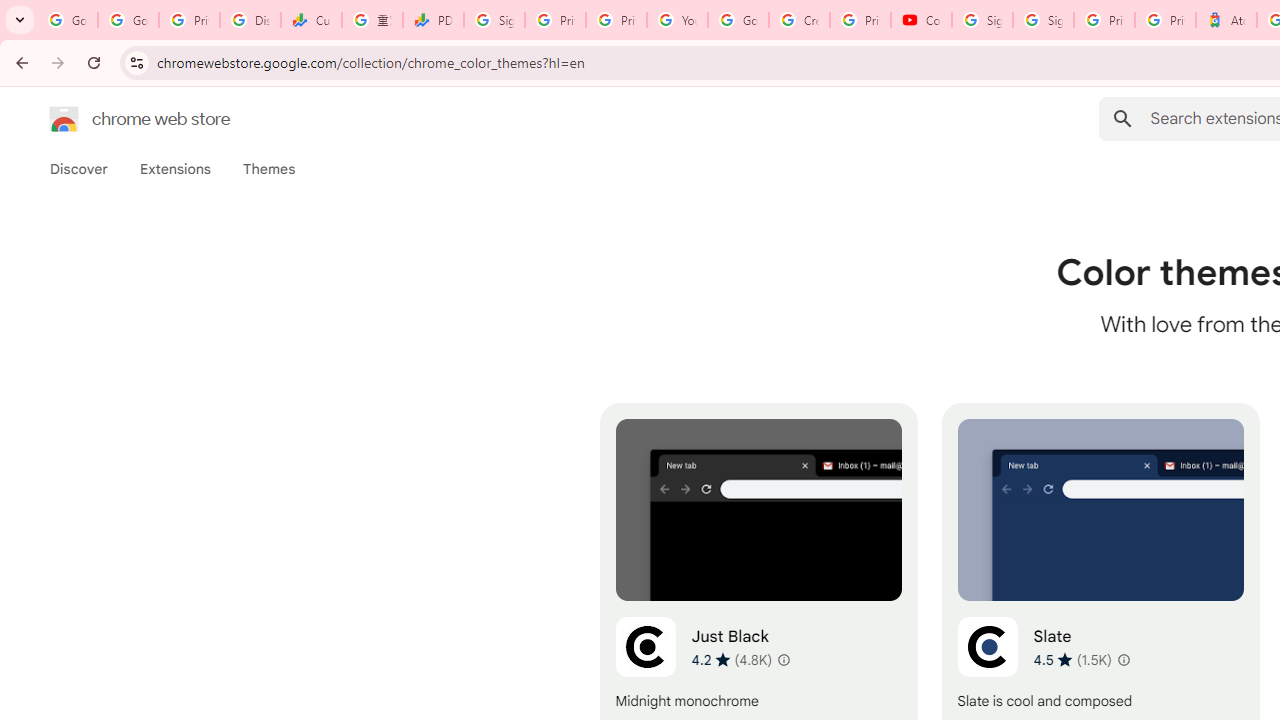  What do you see at coordinates (79, 168) in the screenshot?
I see `'Discover'` at bounding box center [79, 168].